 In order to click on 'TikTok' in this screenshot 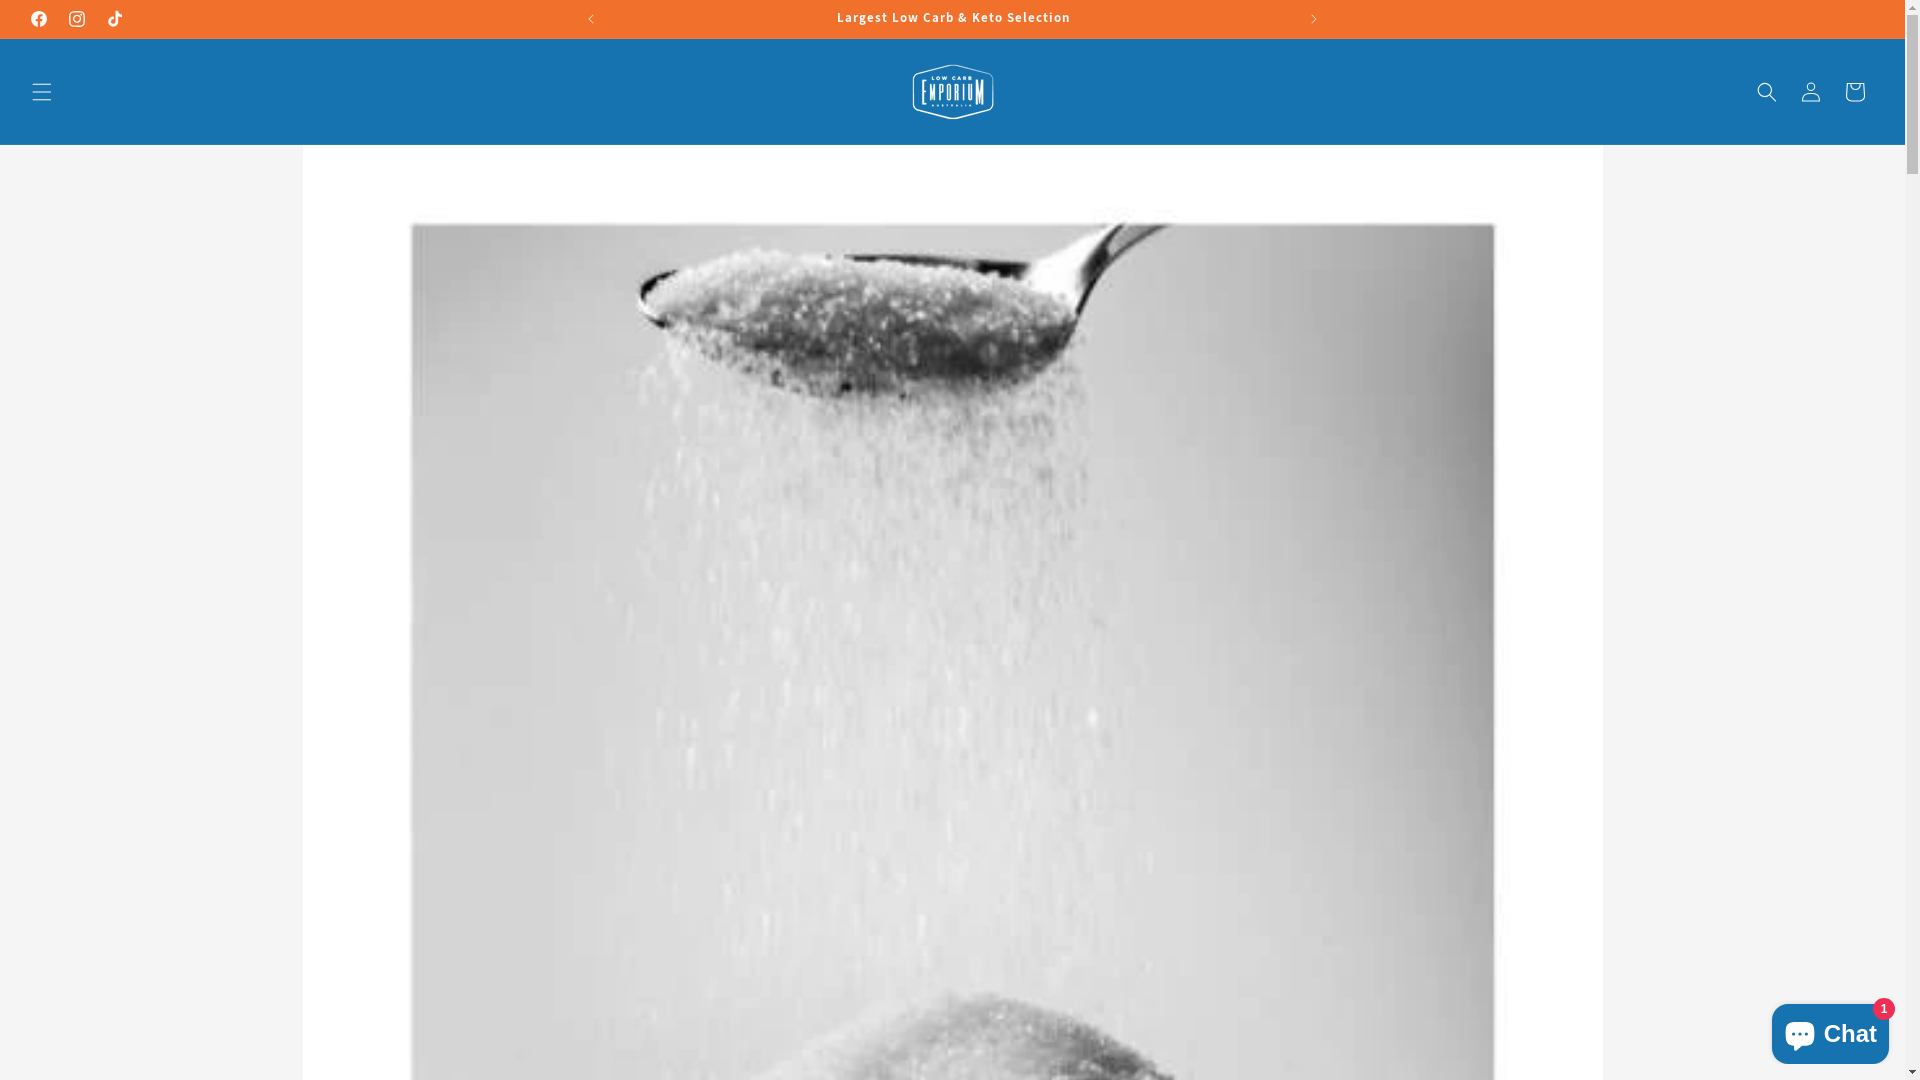, I will do `click(95, 19)`.